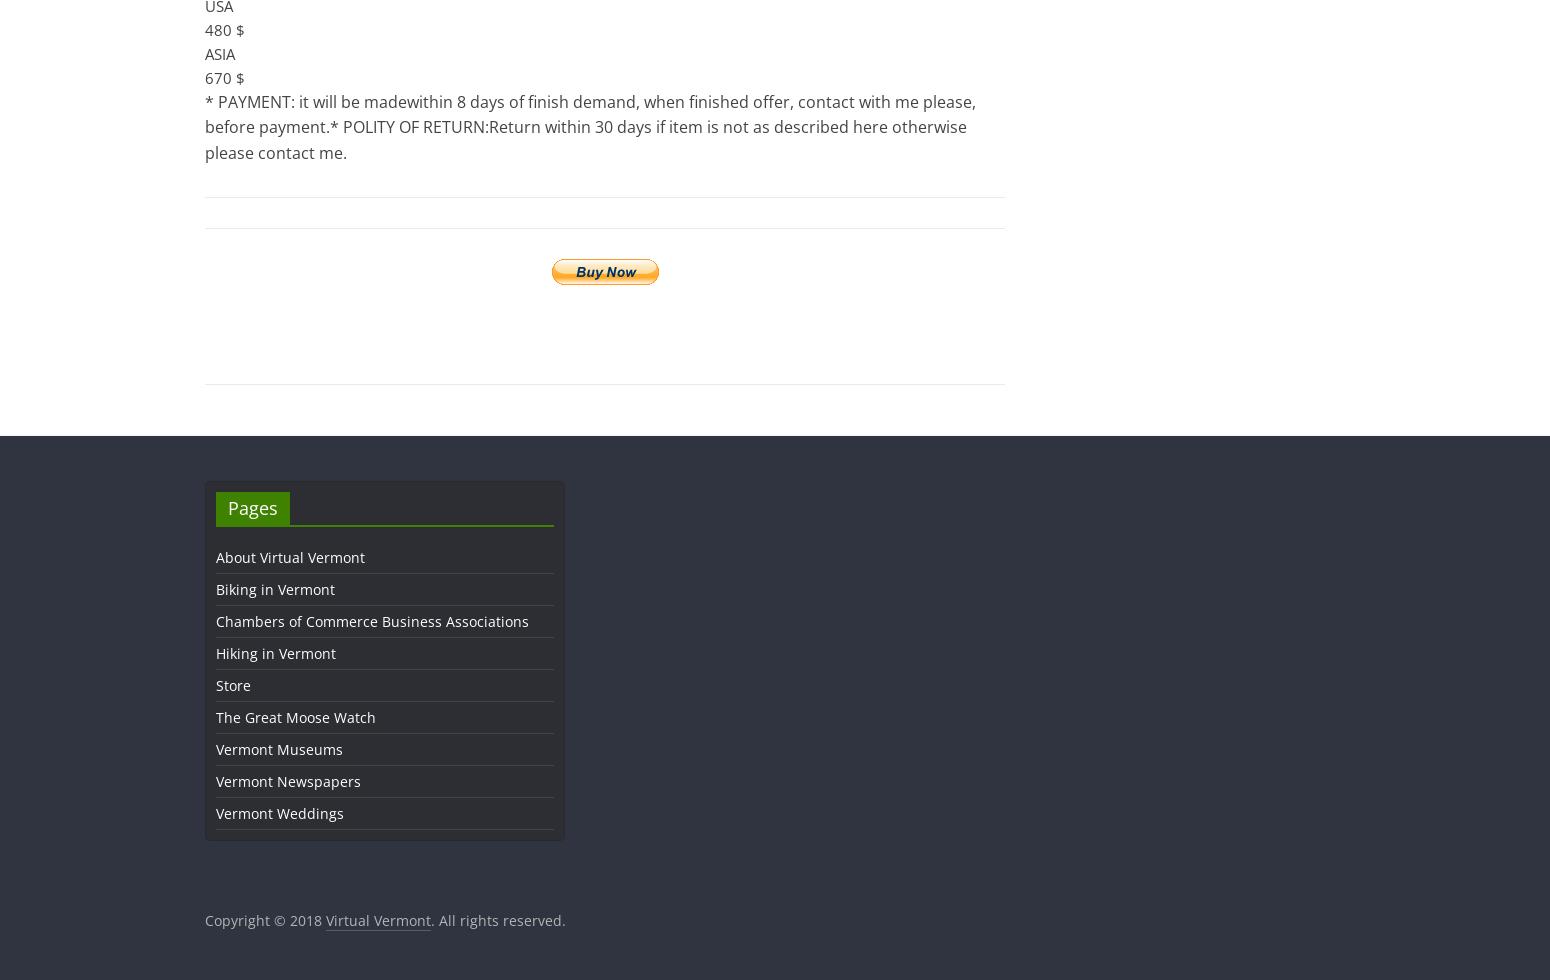 The image size is (1550, 980). I want to click on 'Store', so click(215, 685).